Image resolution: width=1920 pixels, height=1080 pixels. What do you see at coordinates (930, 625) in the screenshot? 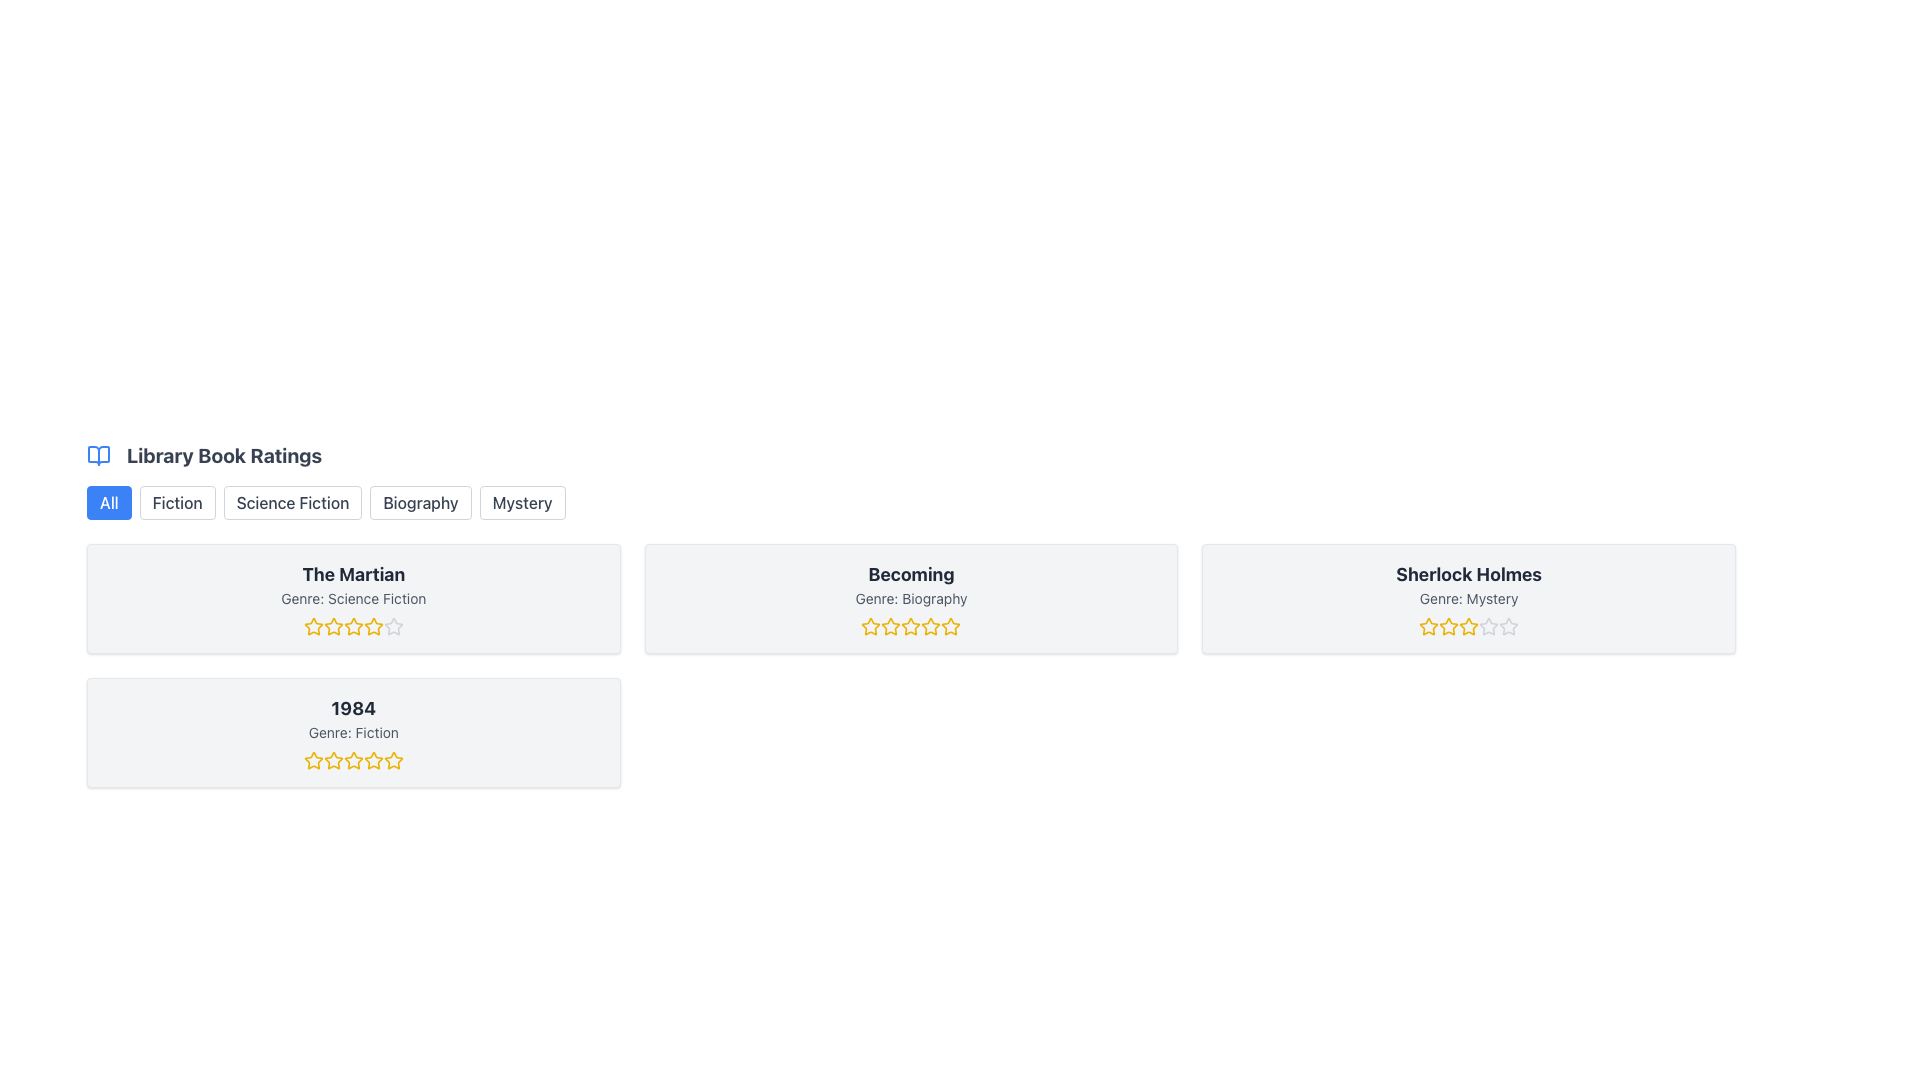
I see `the fourth star icon in the five-star rating scale under the card labeled 'Becoming'` at bounding box center [930, 625].